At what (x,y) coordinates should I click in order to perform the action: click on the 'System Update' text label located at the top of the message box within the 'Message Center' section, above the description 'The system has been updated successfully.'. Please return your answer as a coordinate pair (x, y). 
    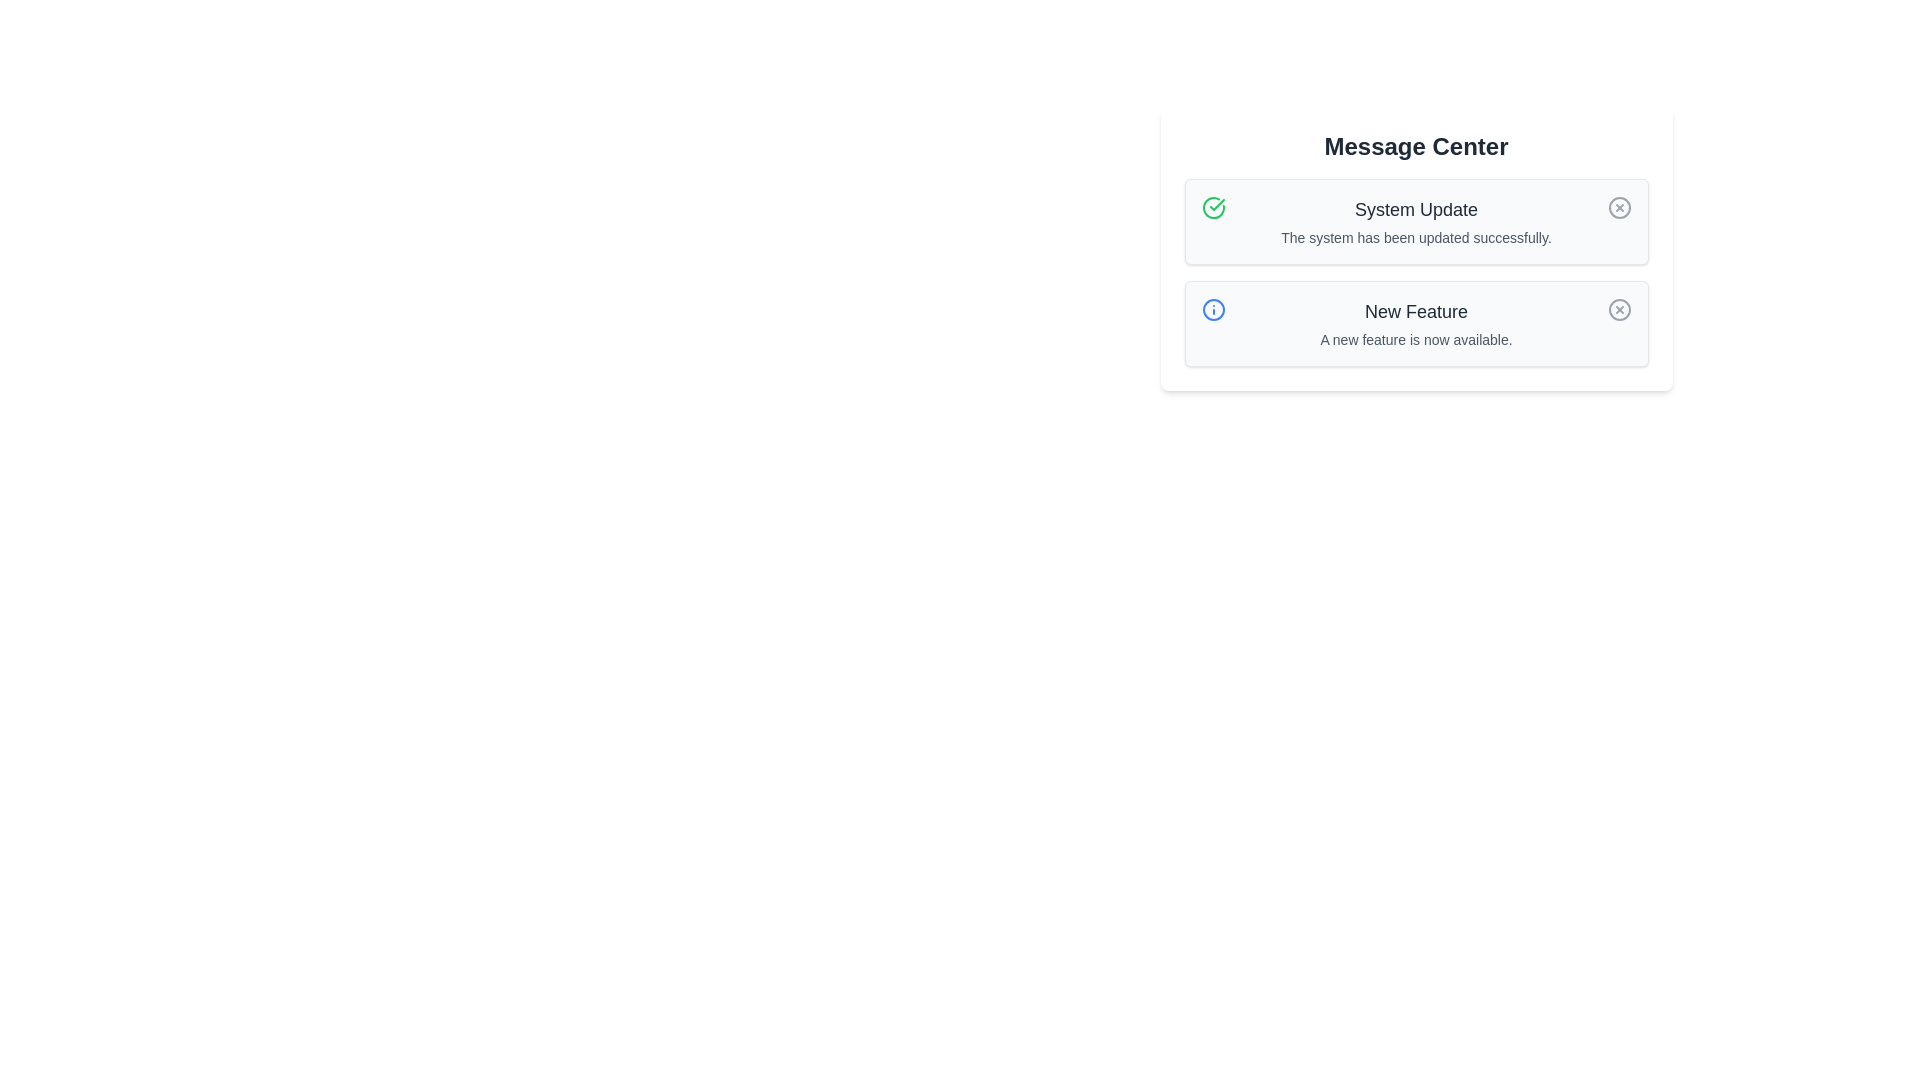
    Looking at the image, I should click on (1415, 209).